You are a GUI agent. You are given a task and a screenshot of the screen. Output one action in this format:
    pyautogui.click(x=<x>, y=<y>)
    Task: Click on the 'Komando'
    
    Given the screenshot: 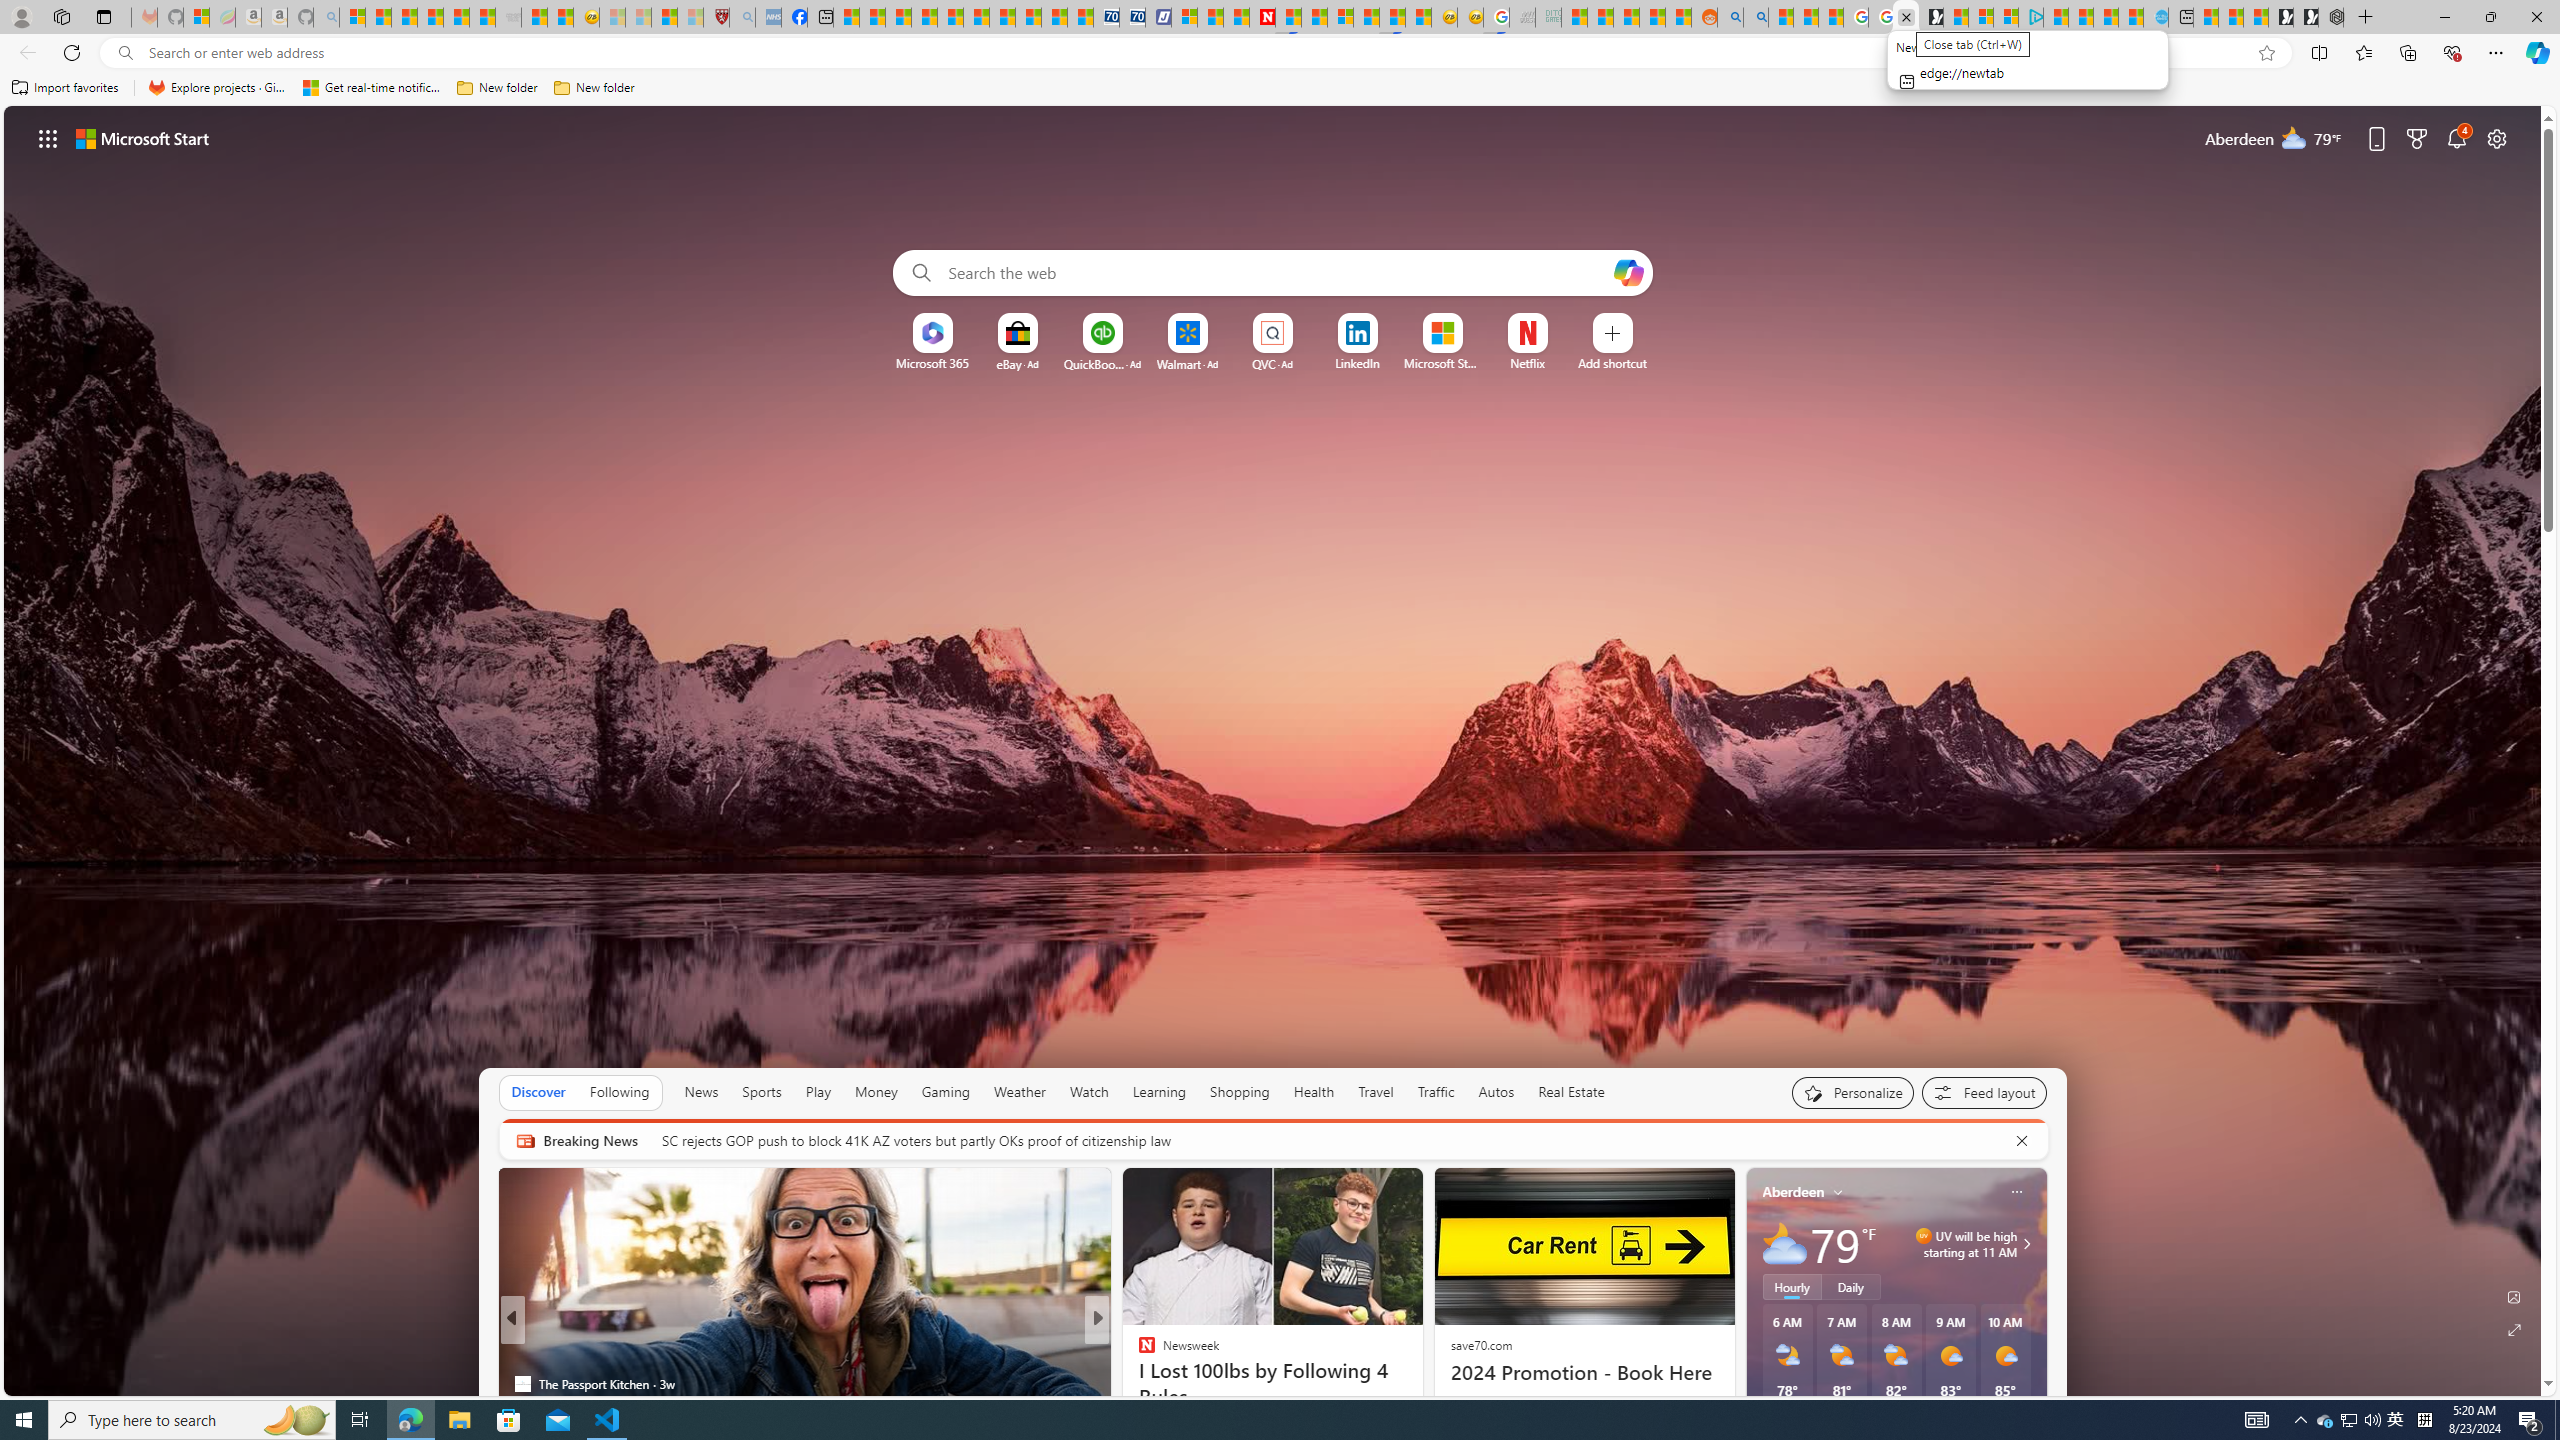 What is the action you would take?
    pyautogui.click(x=1137, y=1351)
    